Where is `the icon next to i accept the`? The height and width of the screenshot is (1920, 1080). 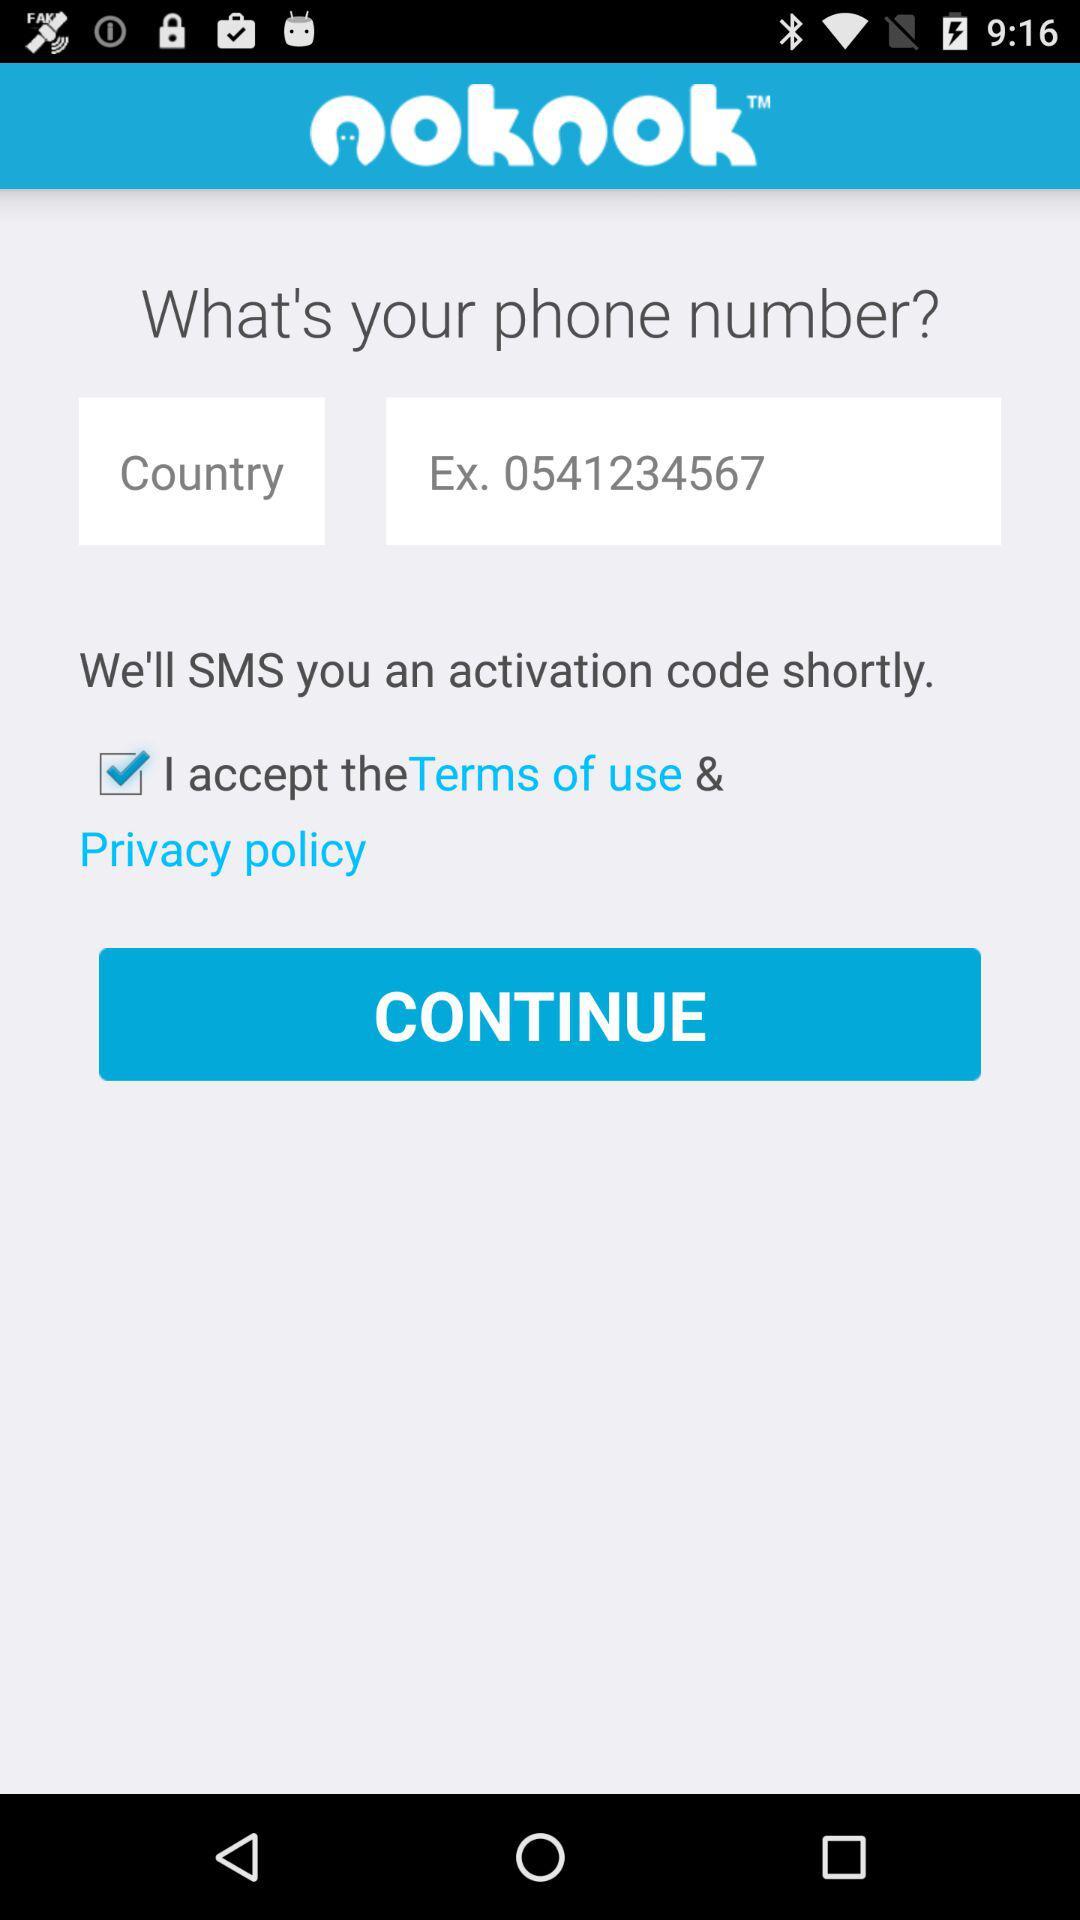 the icon next to i accept the is located at coordinates (120, 772).